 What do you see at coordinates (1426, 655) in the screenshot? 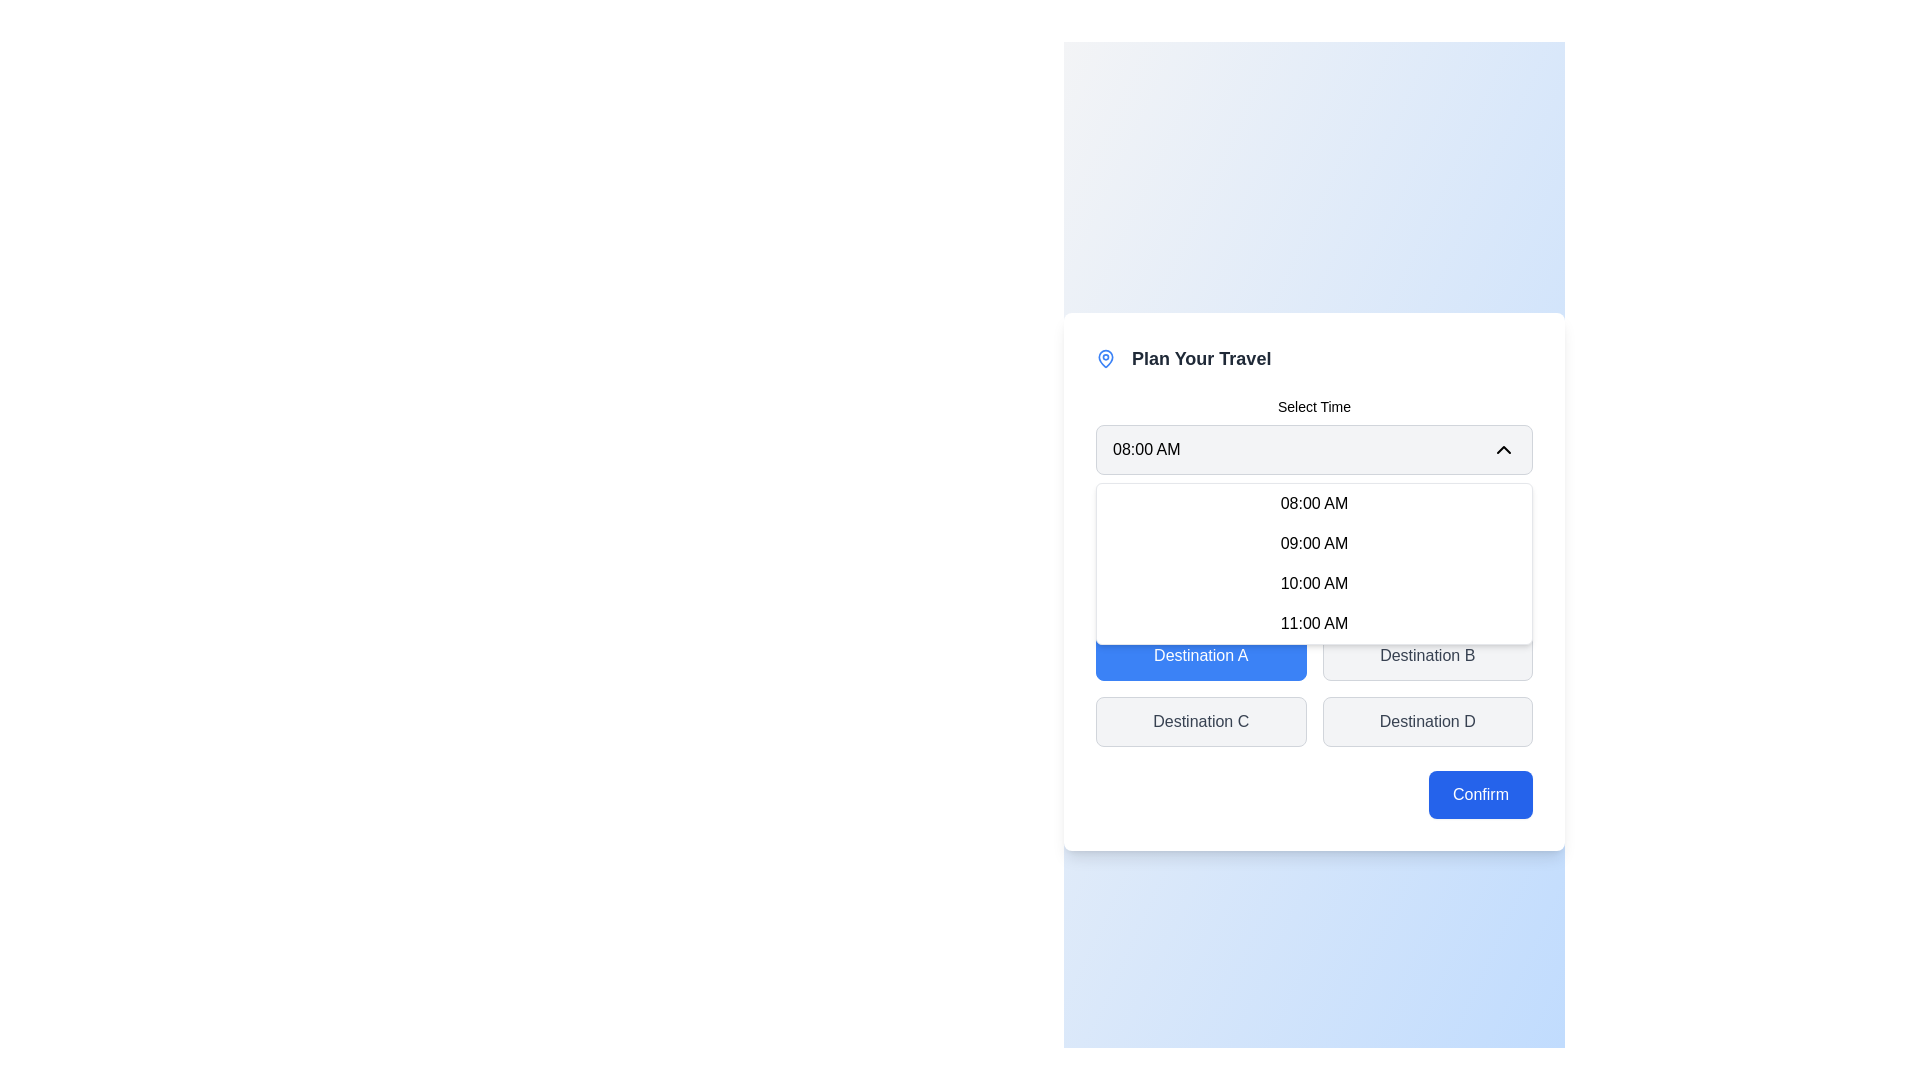
I see `the 'Destination B' selection button in the travel planning interface to choose it as the desired option` at bounding box center [1426, 655].